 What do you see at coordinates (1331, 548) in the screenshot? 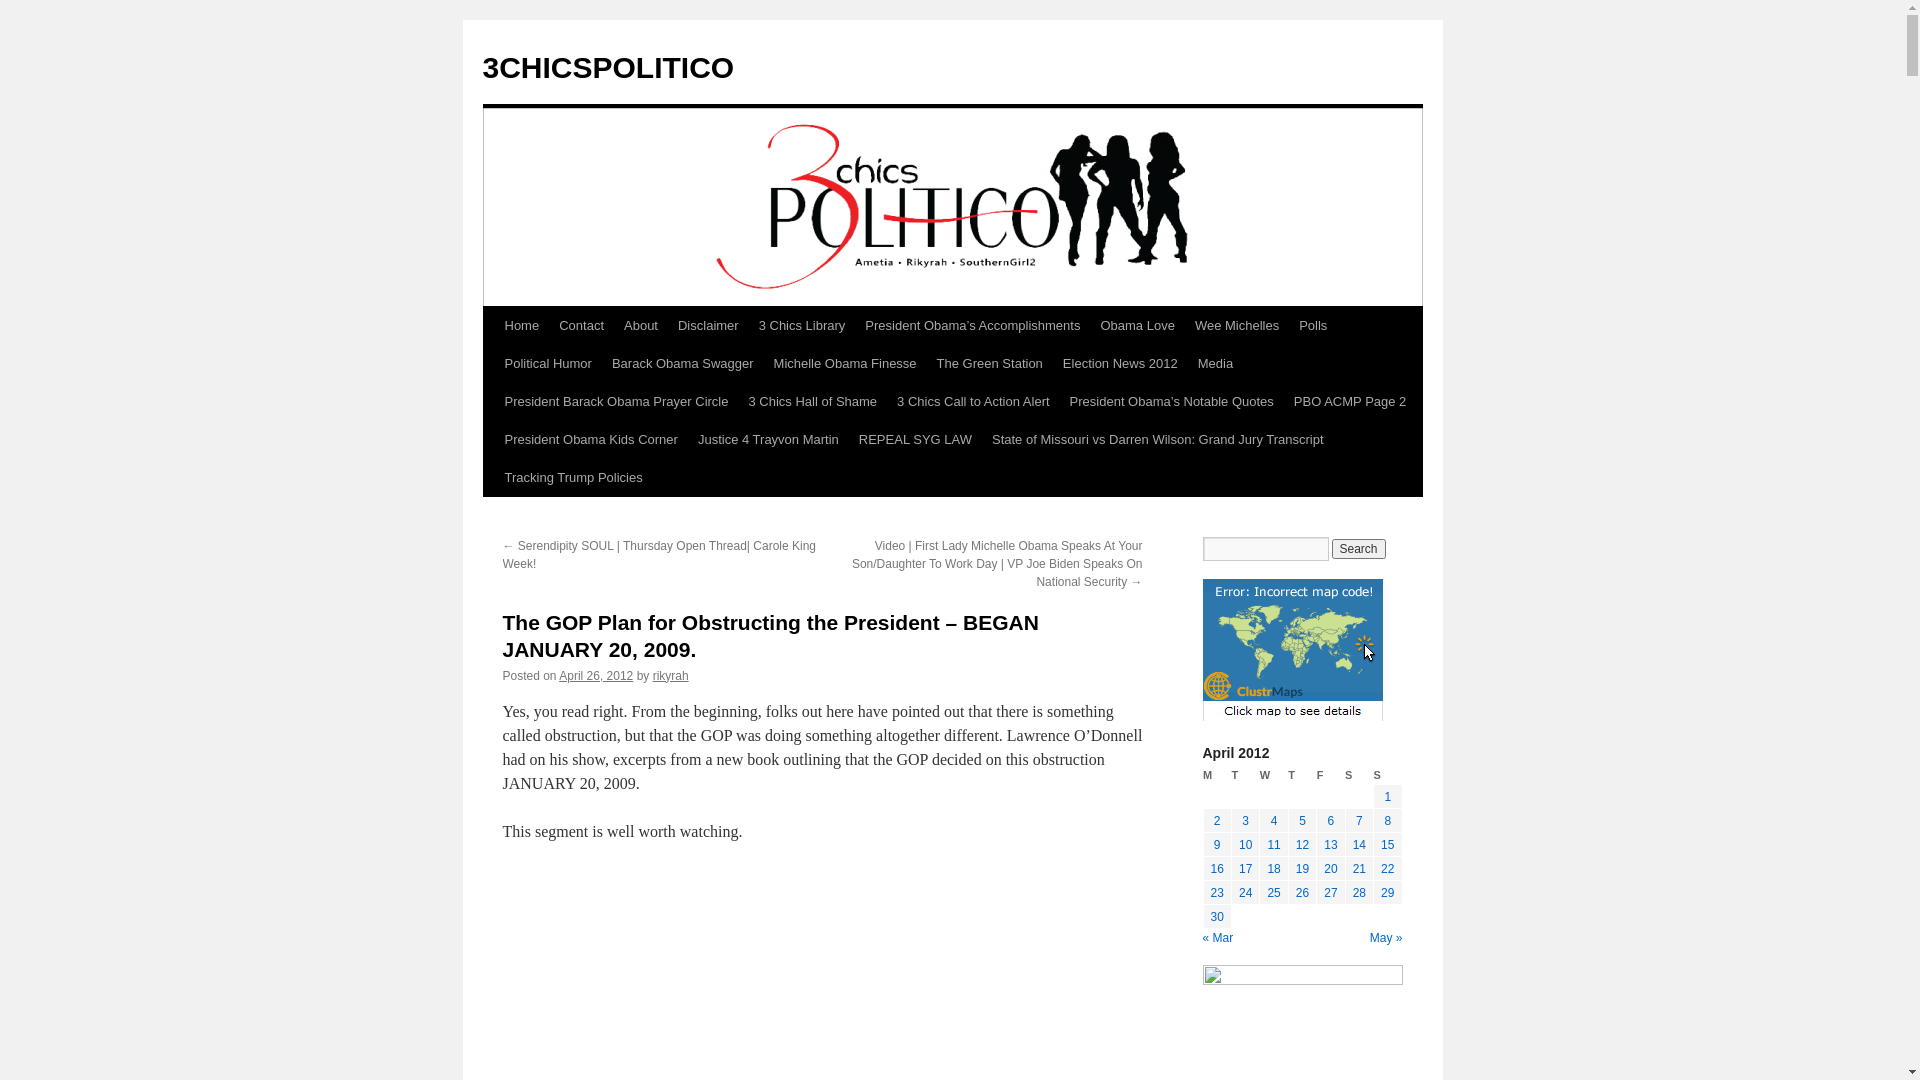
I see `'Search'` at bounding box center [1331, 548].